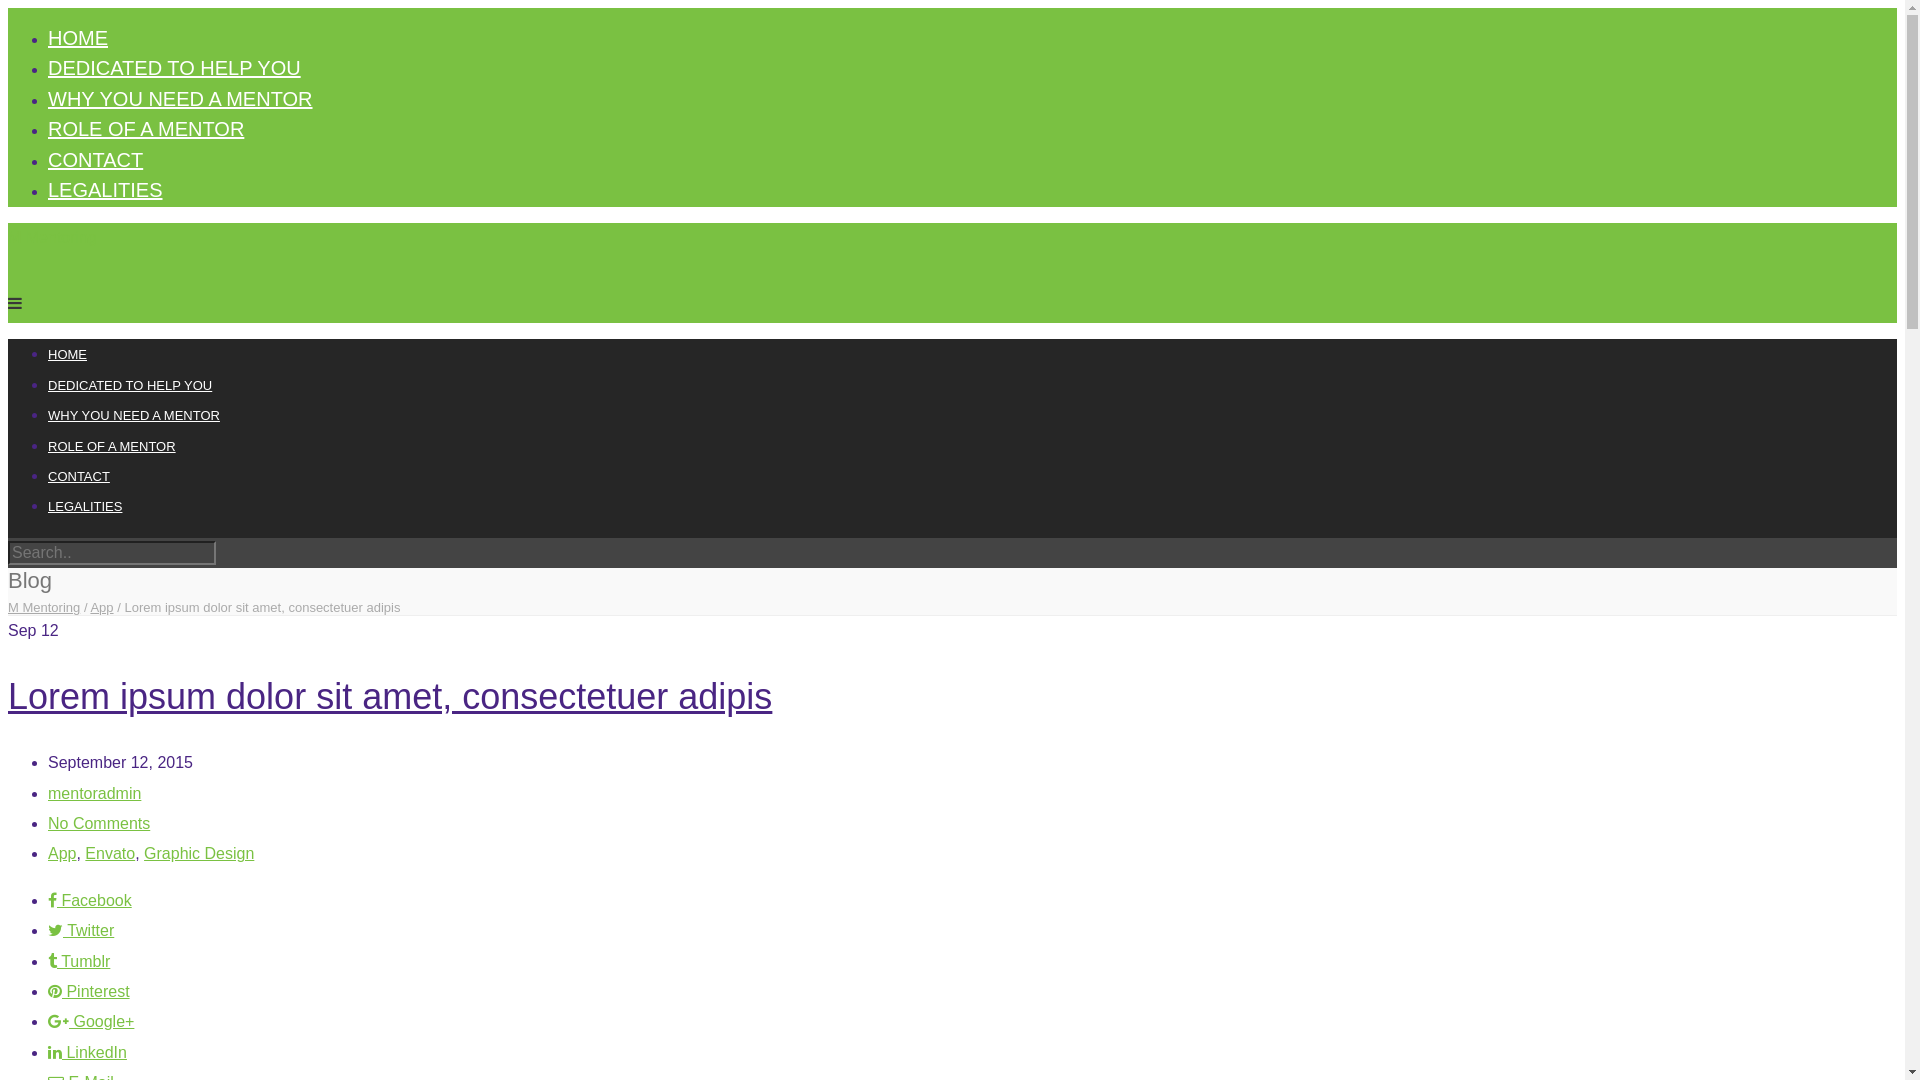 The height and width of the screenshot is (1080, 1920). What do you see at coordinates (43, 606) in the screenshot?
I see `'M Mentoring'` at bounding box center [43, 606].